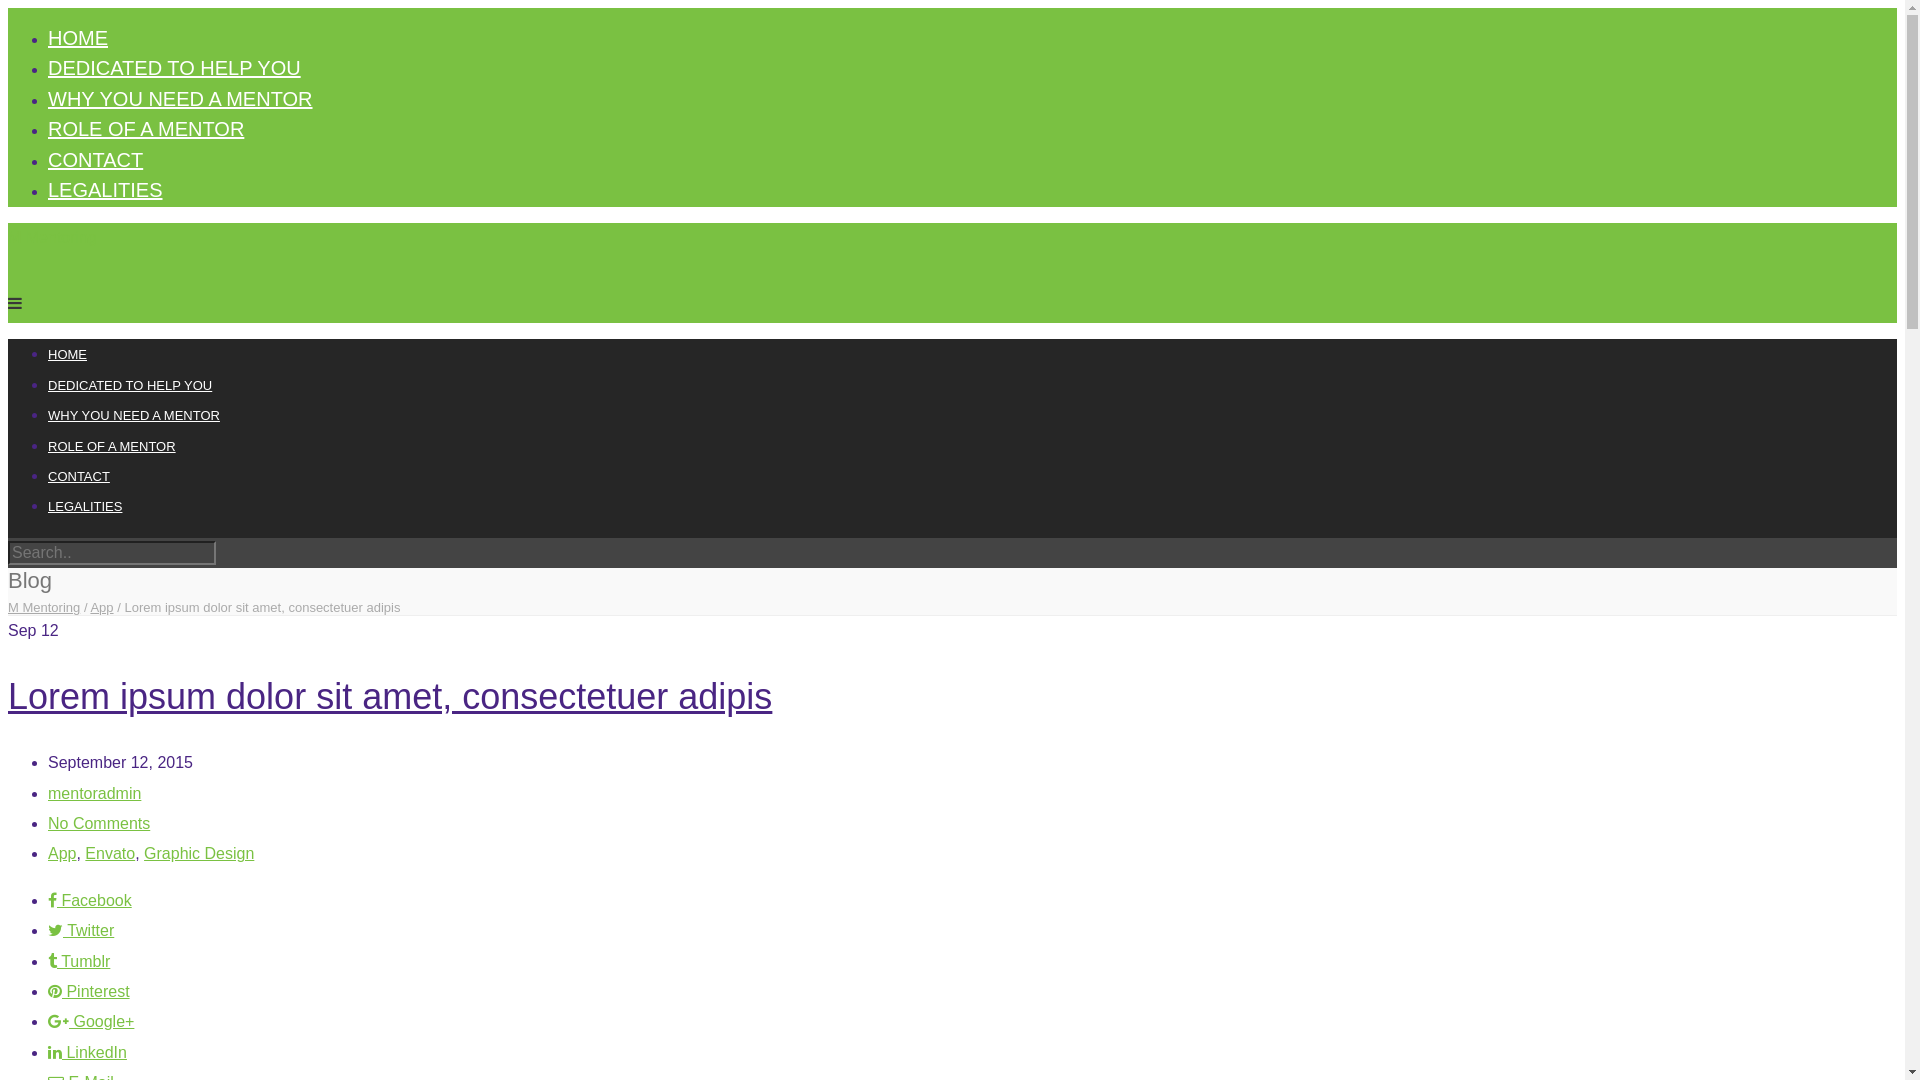 The height and width of the screenshot is (1080, 1920). What do you see at coordinates (43, 606) in the screenshot?
I see `'M Mentoring'` at bounding box center [43, 606].